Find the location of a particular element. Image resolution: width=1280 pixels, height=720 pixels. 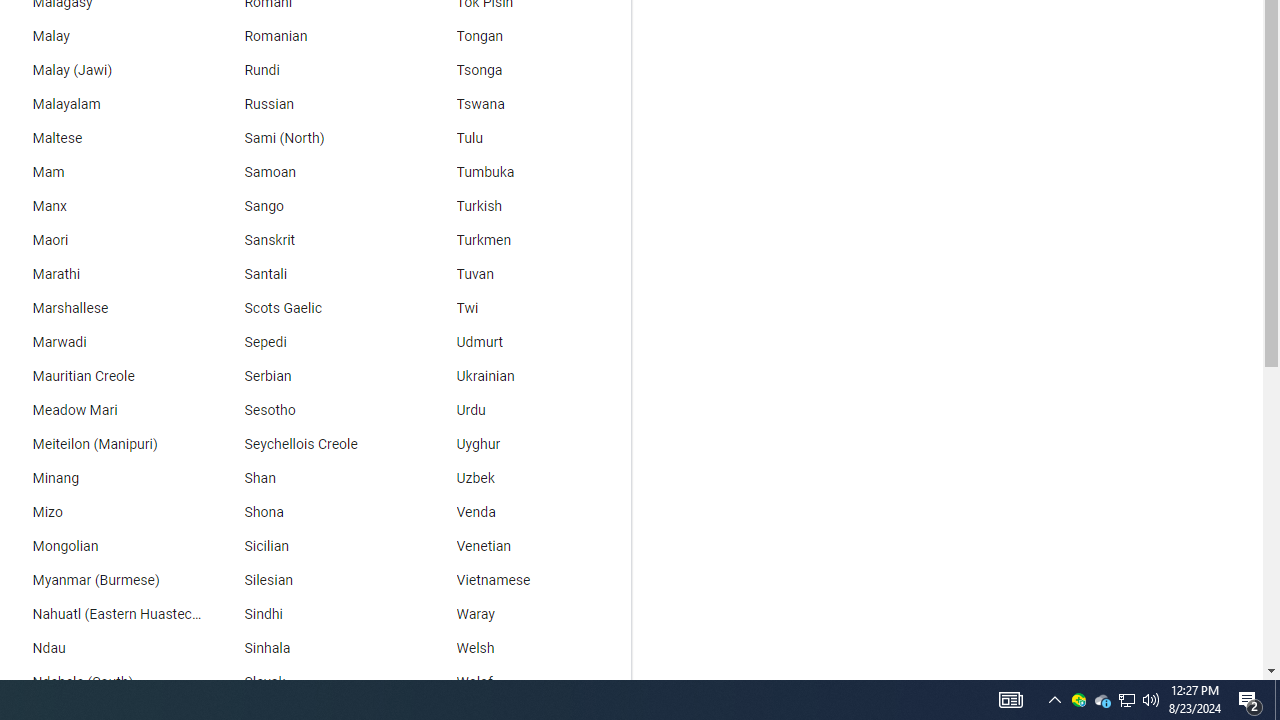

'Seychellois Creole' is located at coordinates (311, 443).